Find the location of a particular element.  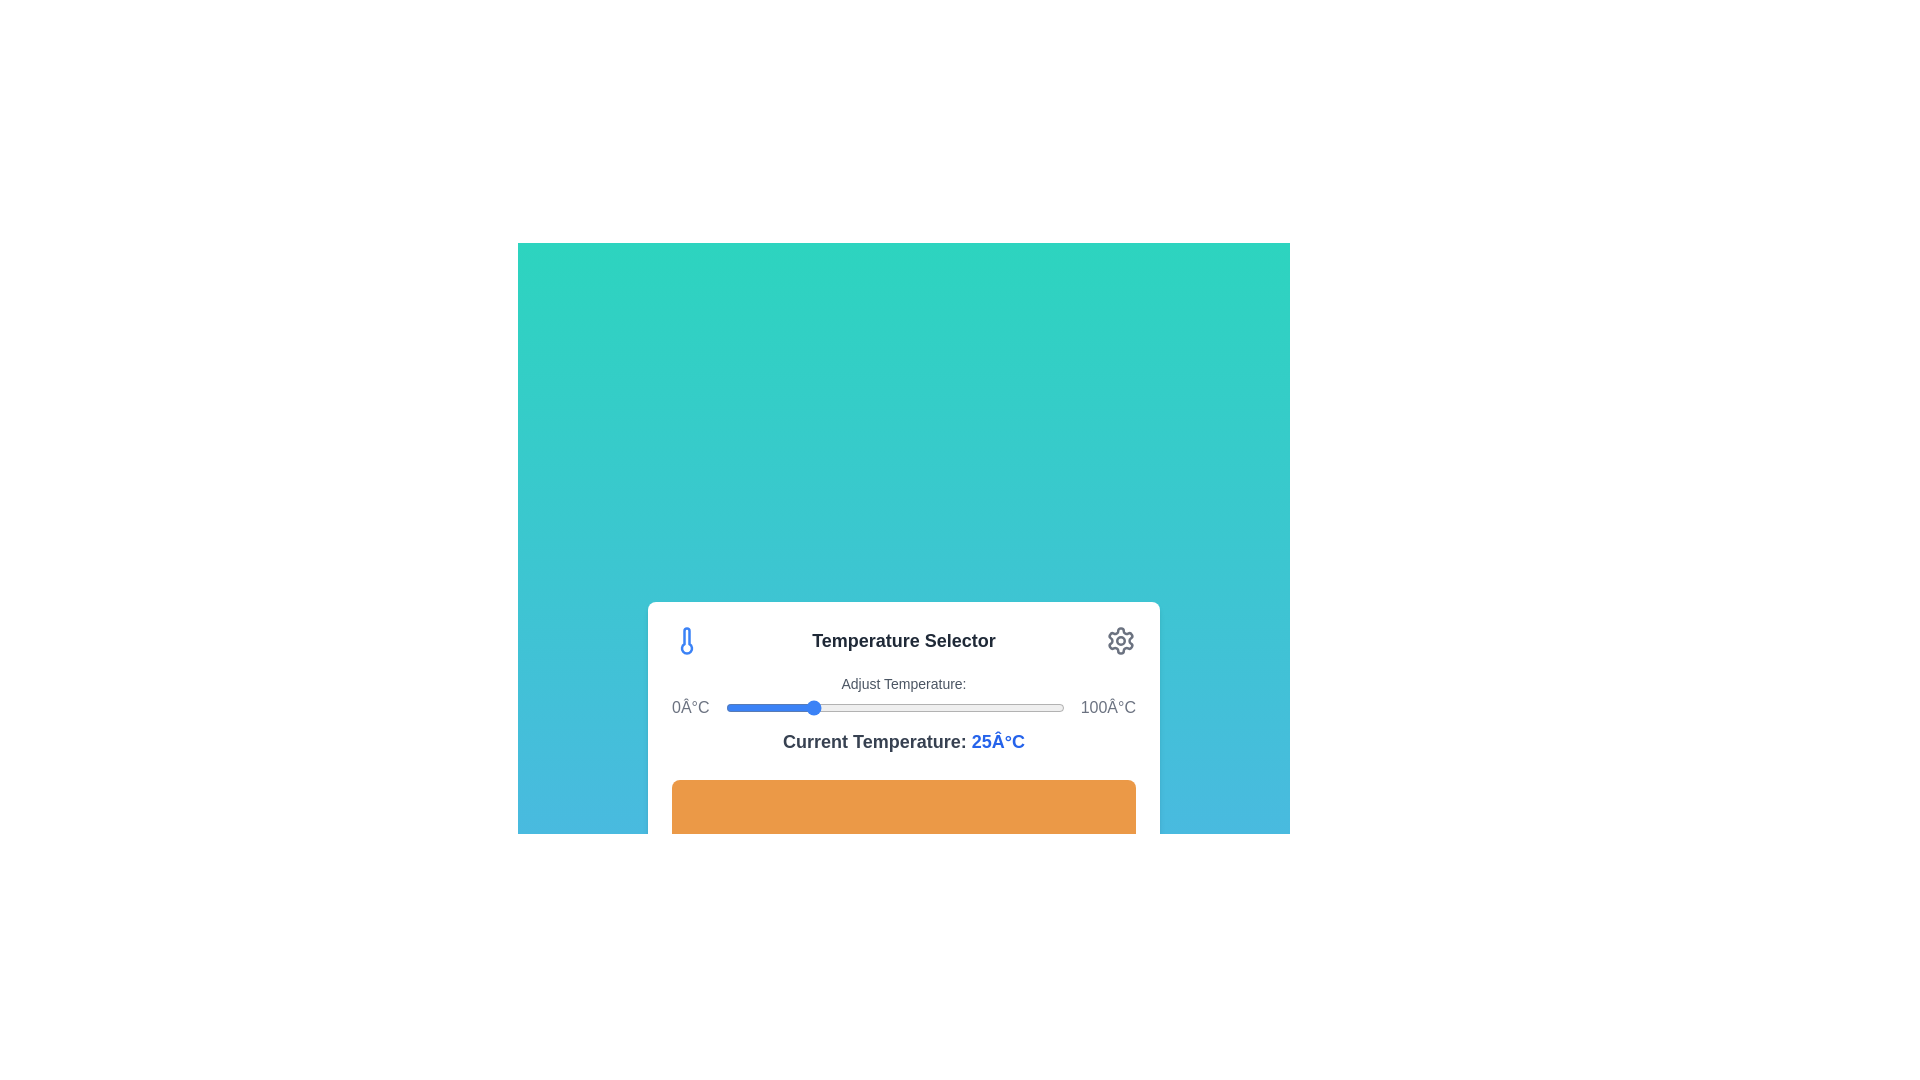

the settings icon to open the settings menu is located at coordinates (1121, 640).